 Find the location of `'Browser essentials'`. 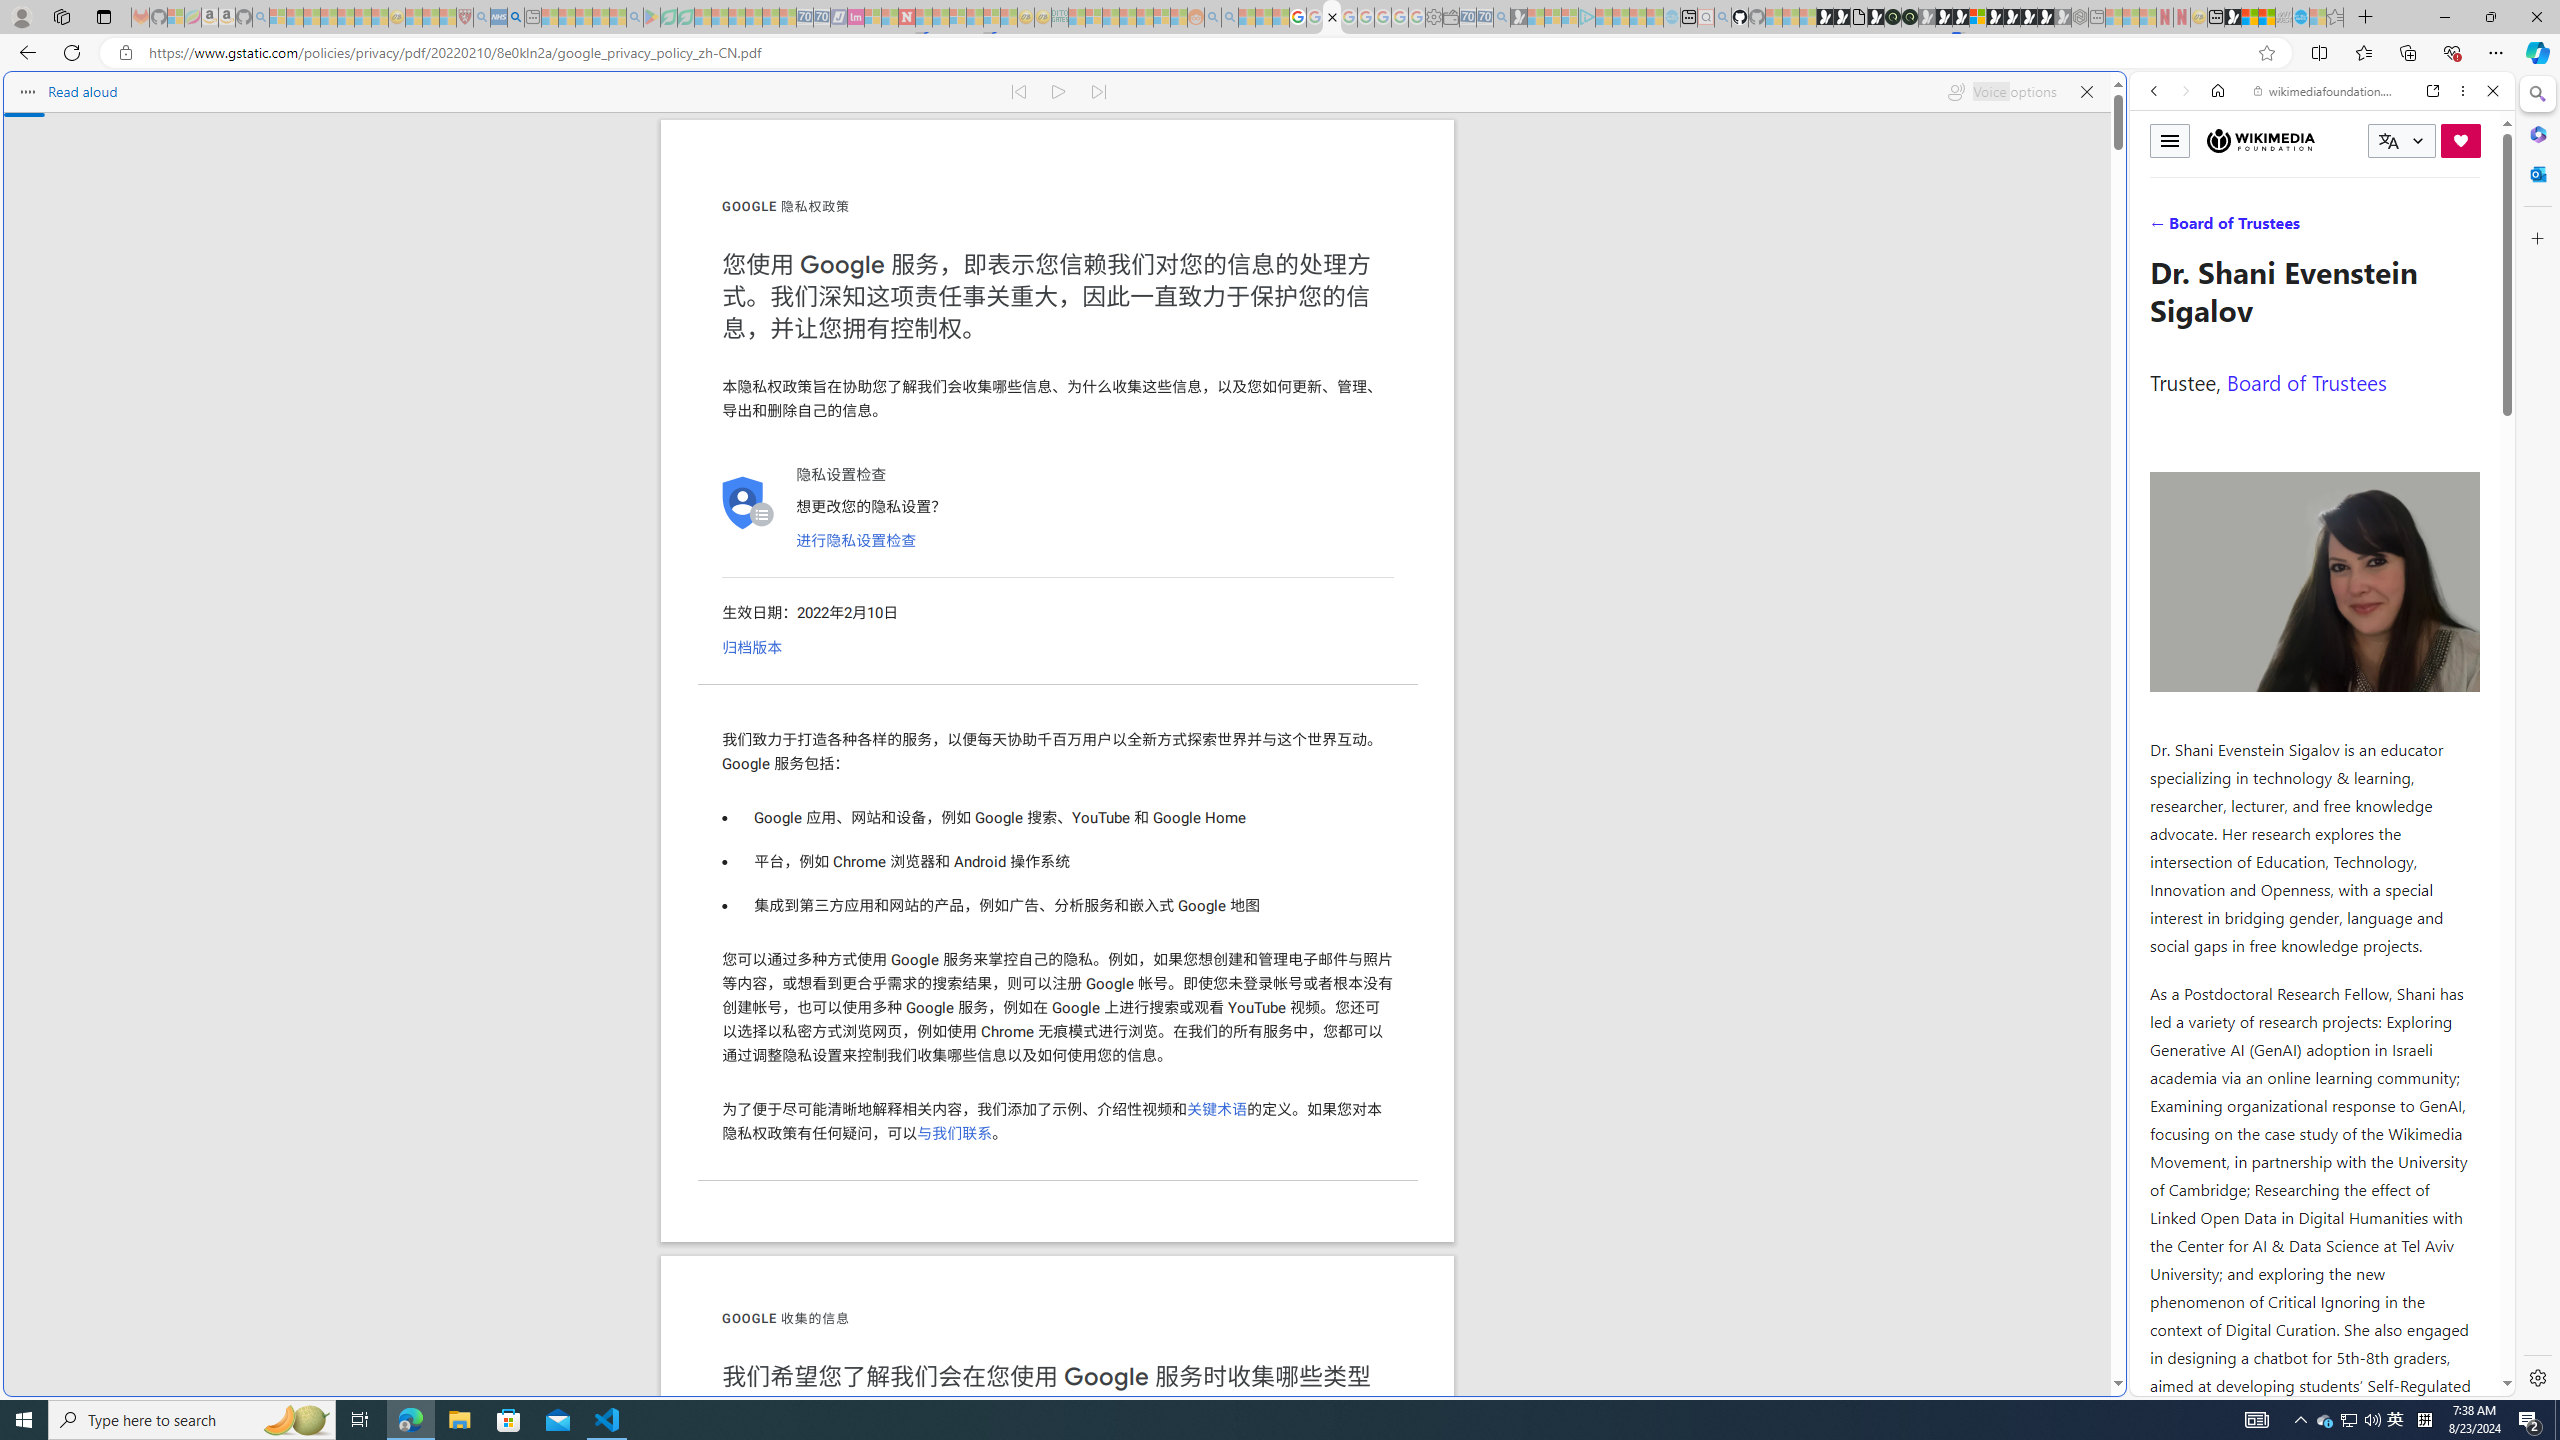

'Browser essentials' is located at coordinates (2451, 51).